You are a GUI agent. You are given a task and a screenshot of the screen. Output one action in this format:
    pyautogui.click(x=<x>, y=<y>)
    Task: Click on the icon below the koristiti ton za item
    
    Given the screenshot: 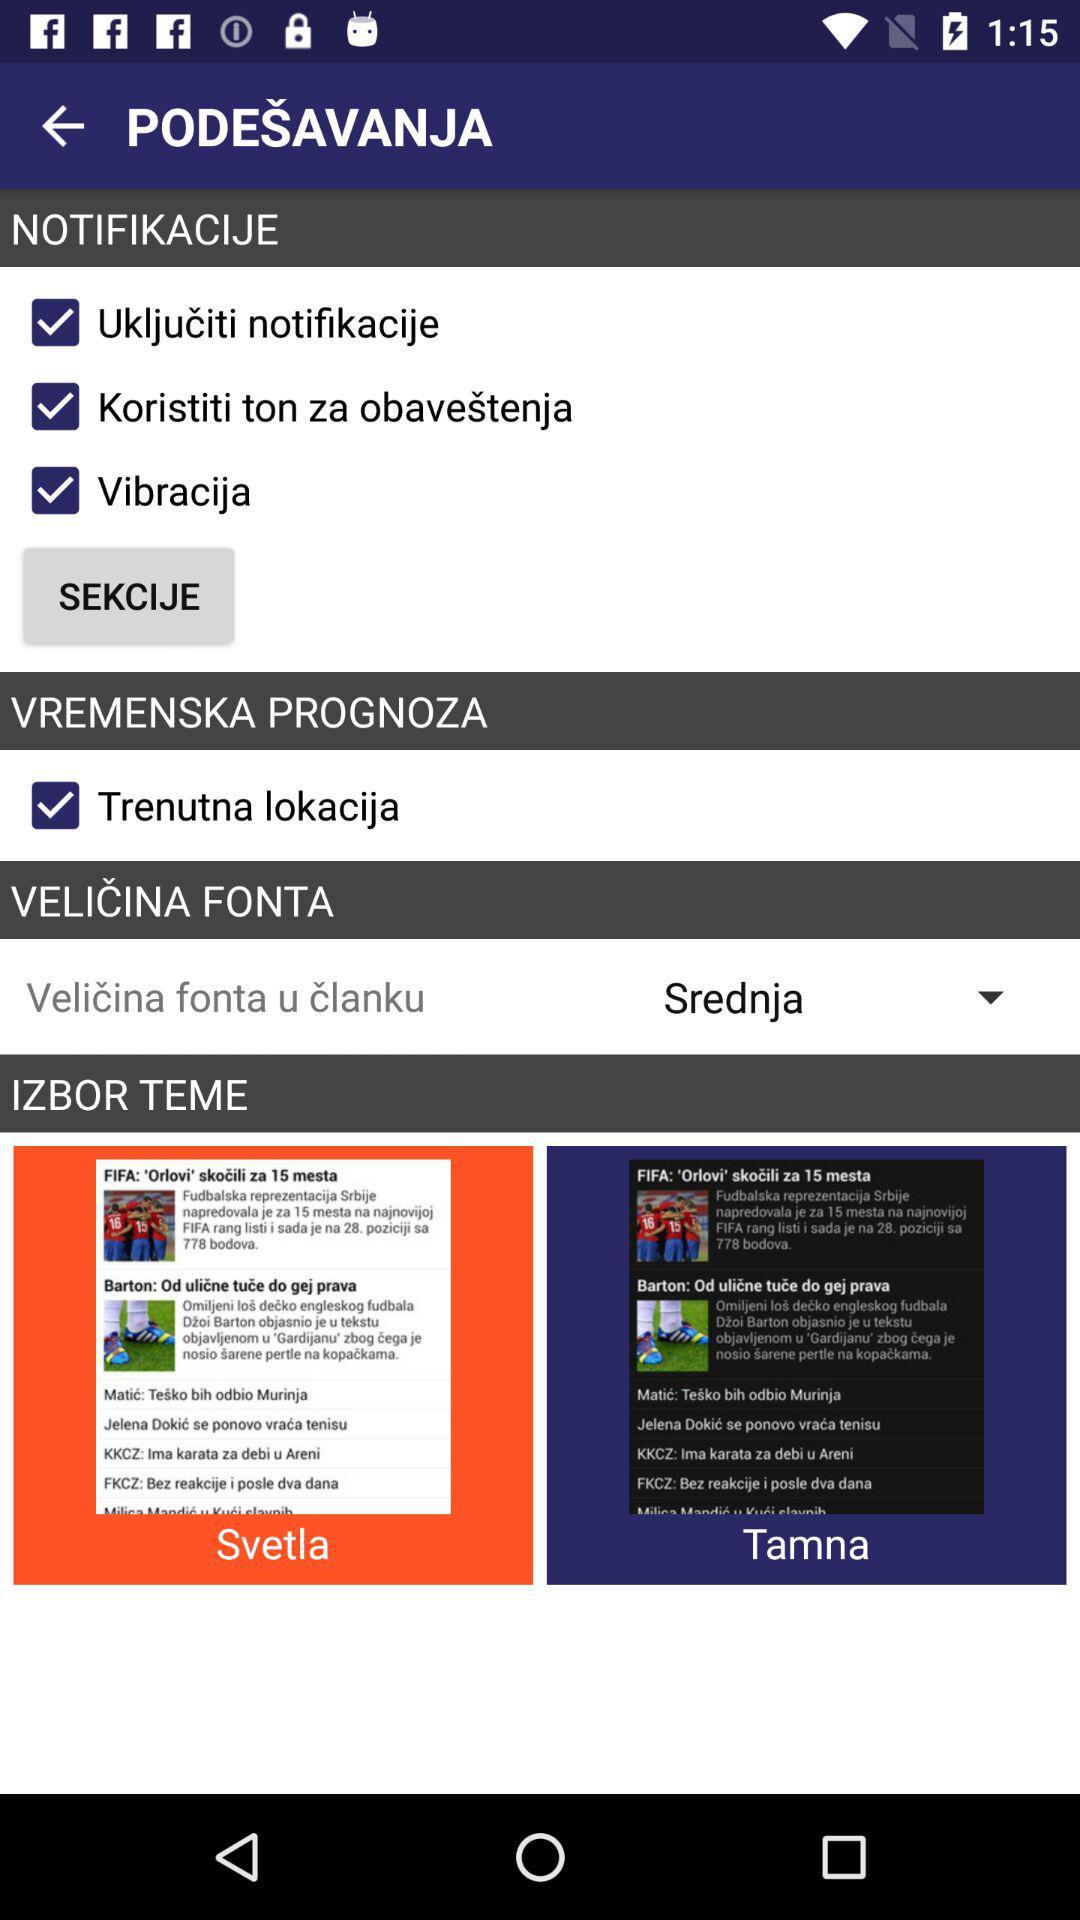 What is the action you would take?
    pyautogui.click(x=132, y=490)
    